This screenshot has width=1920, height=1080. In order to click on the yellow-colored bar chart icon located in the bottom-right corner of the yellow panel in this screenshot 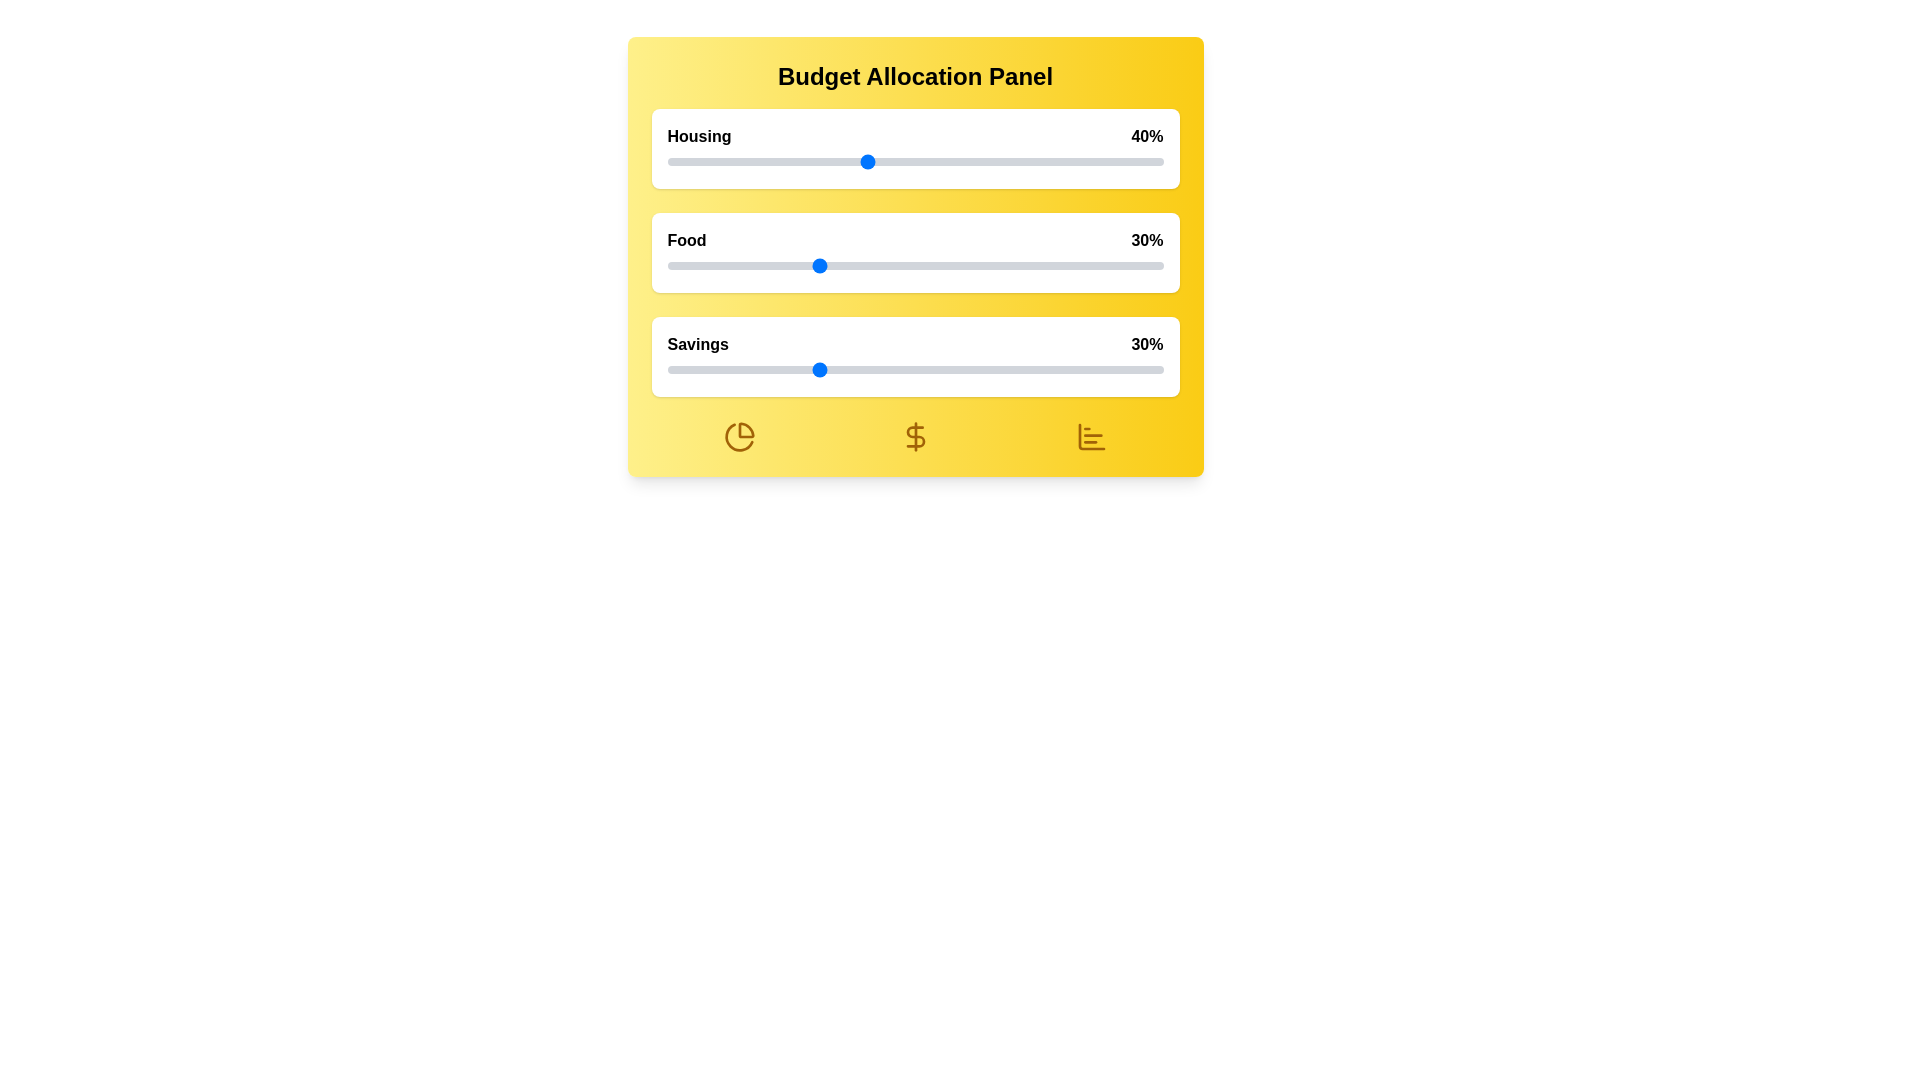, I will do `click(1090, 435)`.